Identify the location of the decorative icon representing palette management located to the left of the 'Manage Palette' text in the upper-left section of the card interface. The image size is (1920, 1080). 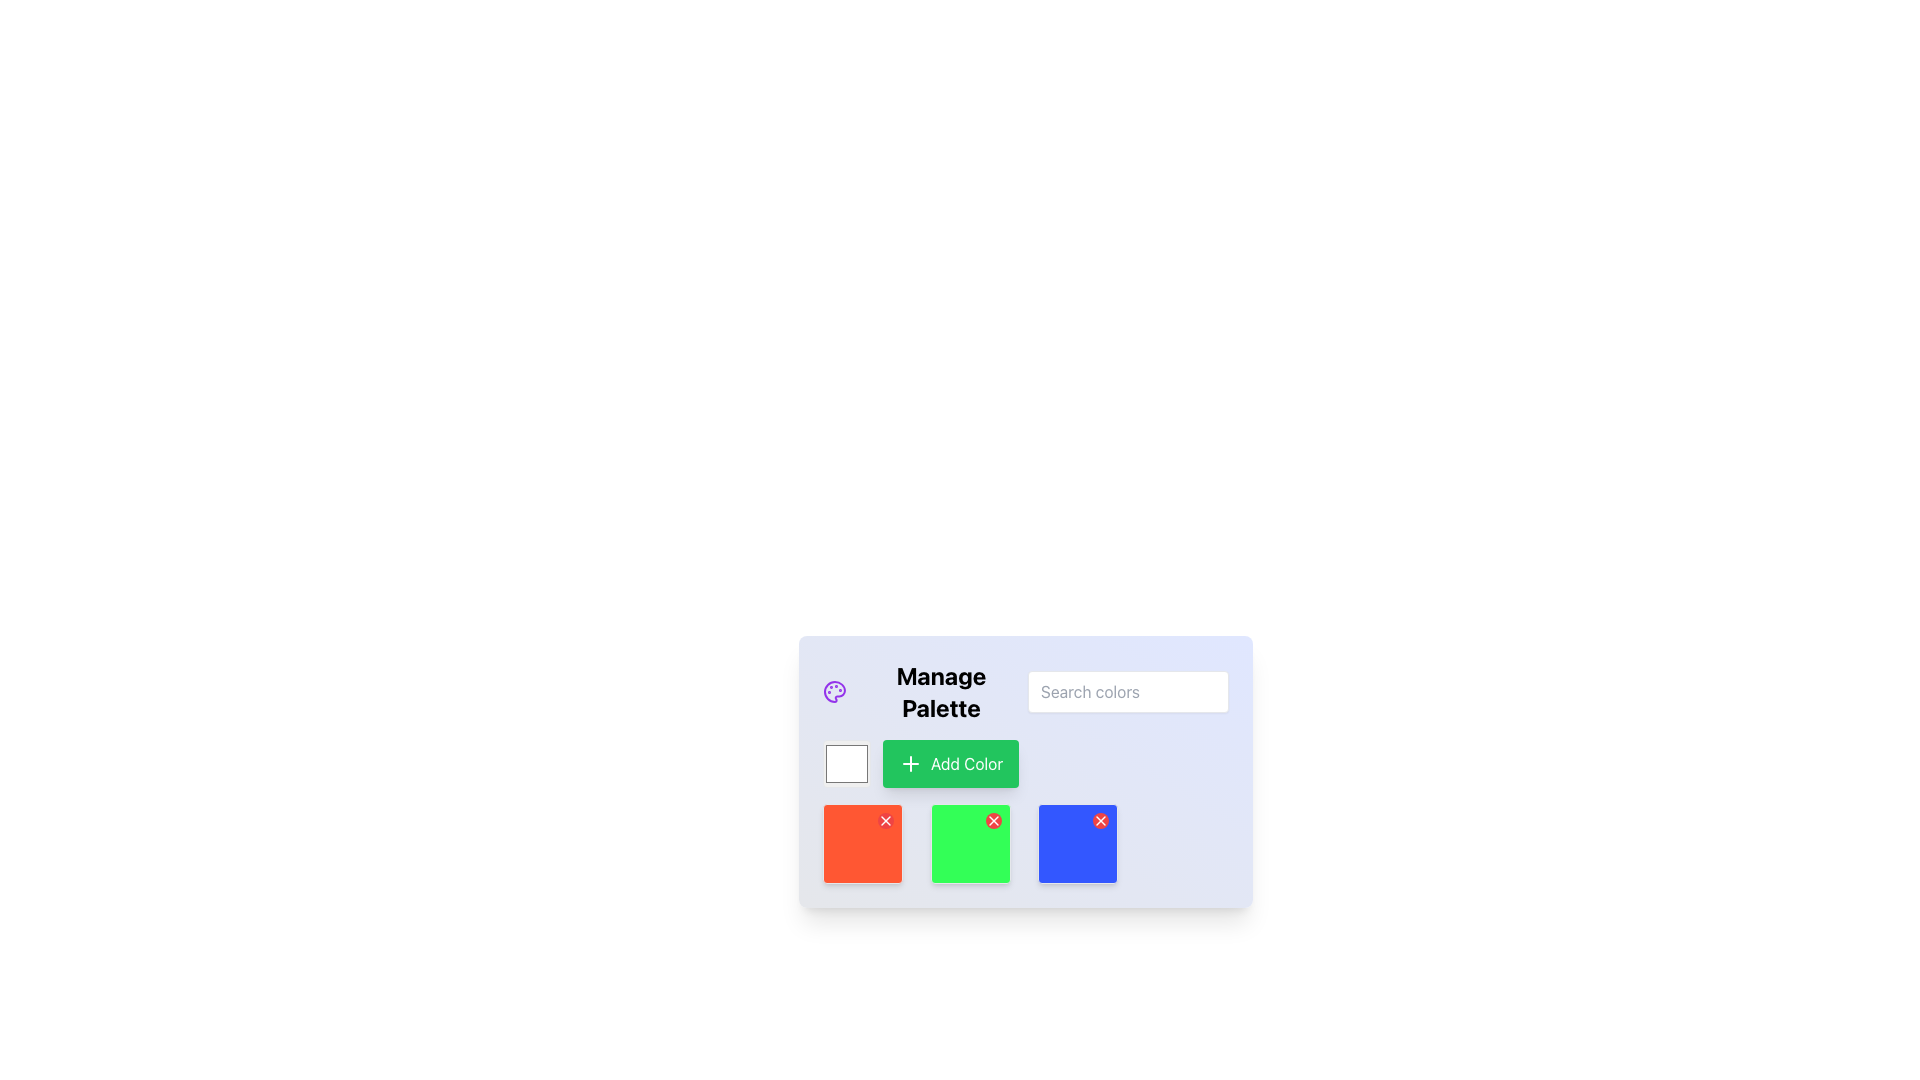
(835, 690).